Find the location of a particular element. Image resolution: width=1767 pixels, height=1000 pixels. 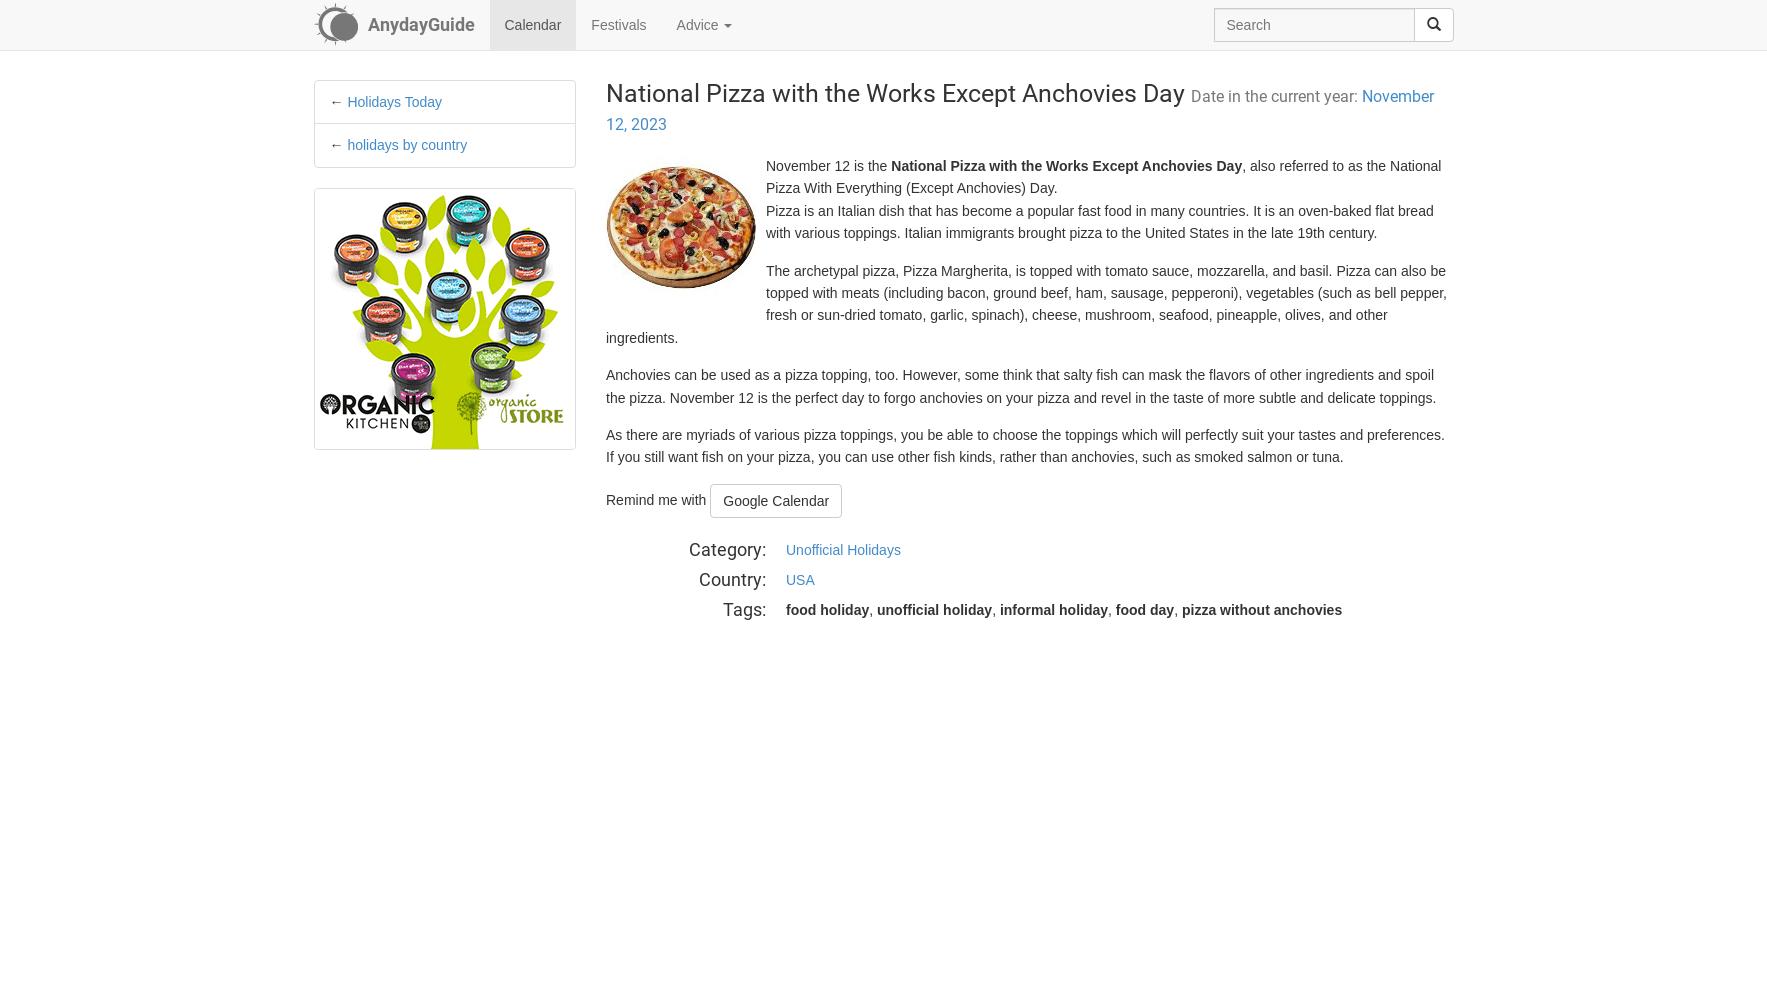

'food holiday' is located at coordinates (826, 609).